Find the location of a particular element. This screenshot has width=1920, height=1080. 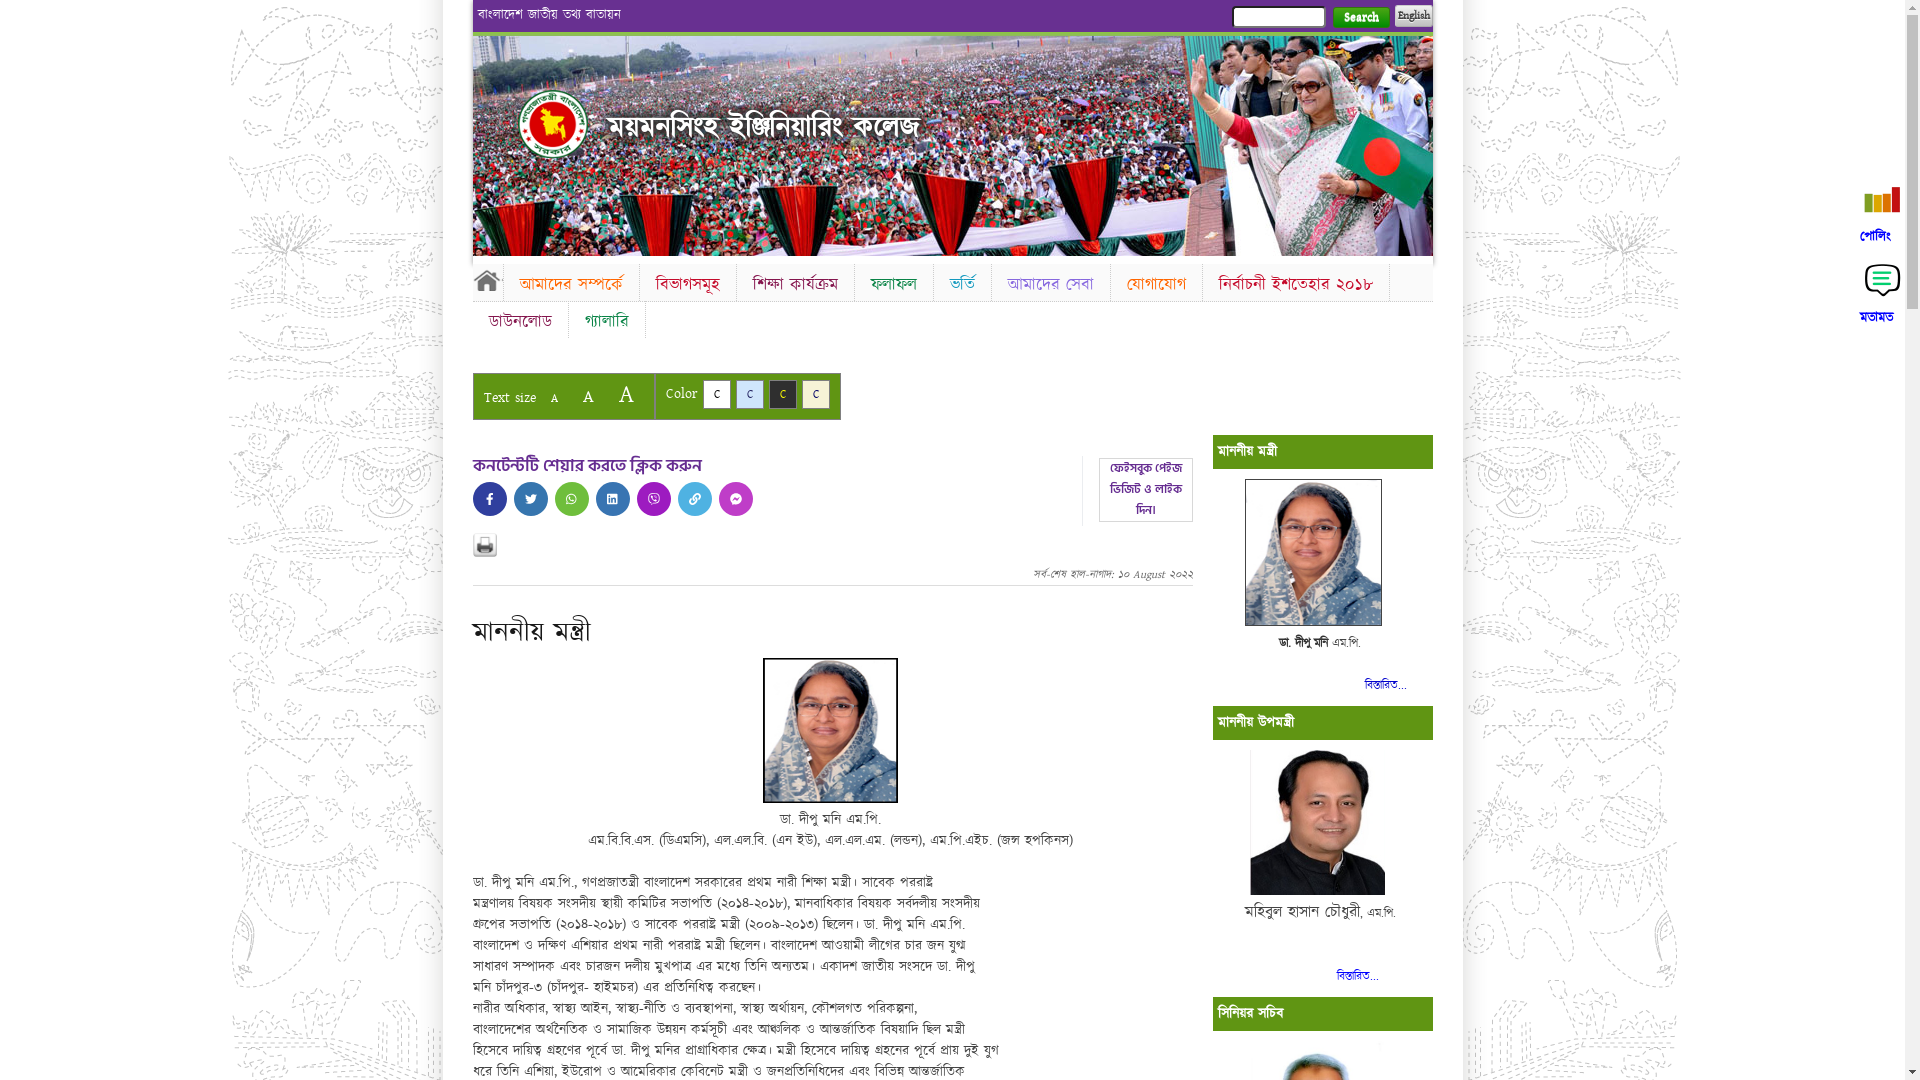

'Home' is located at coordinates (486, 280).